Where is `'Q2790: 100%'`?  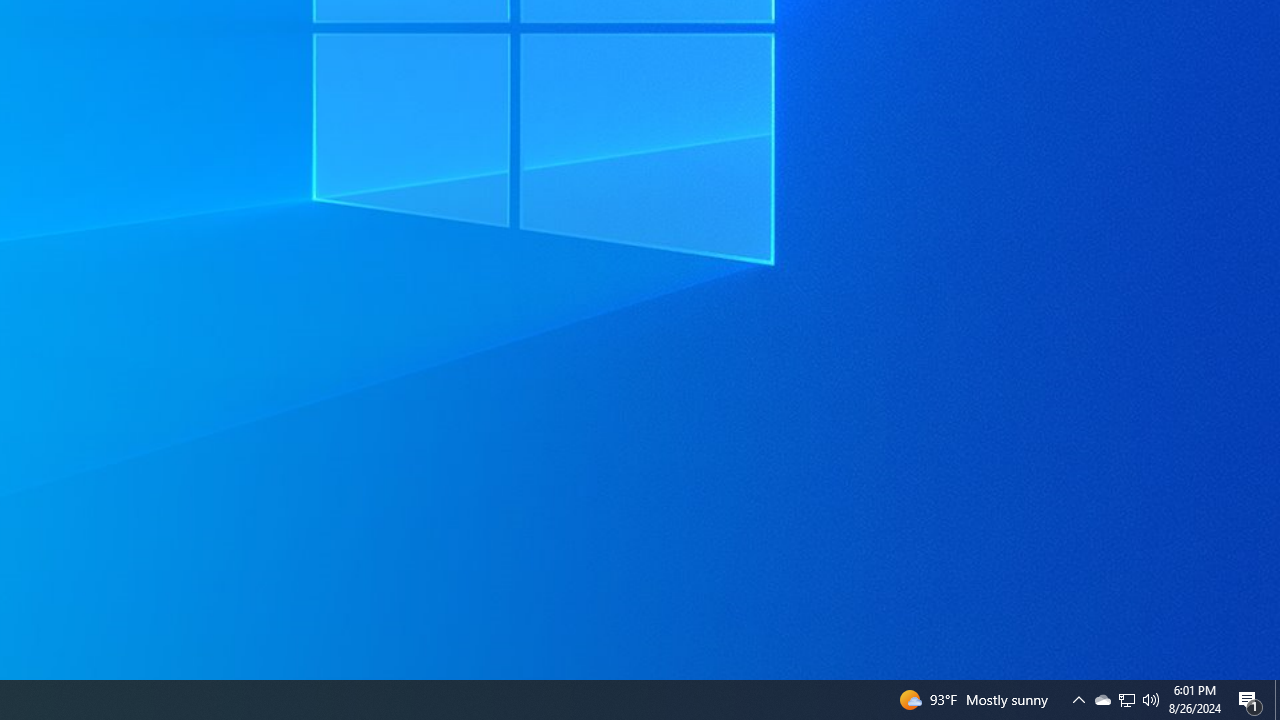
'Q2790: 100%' is located at coordinates (1101, 698).